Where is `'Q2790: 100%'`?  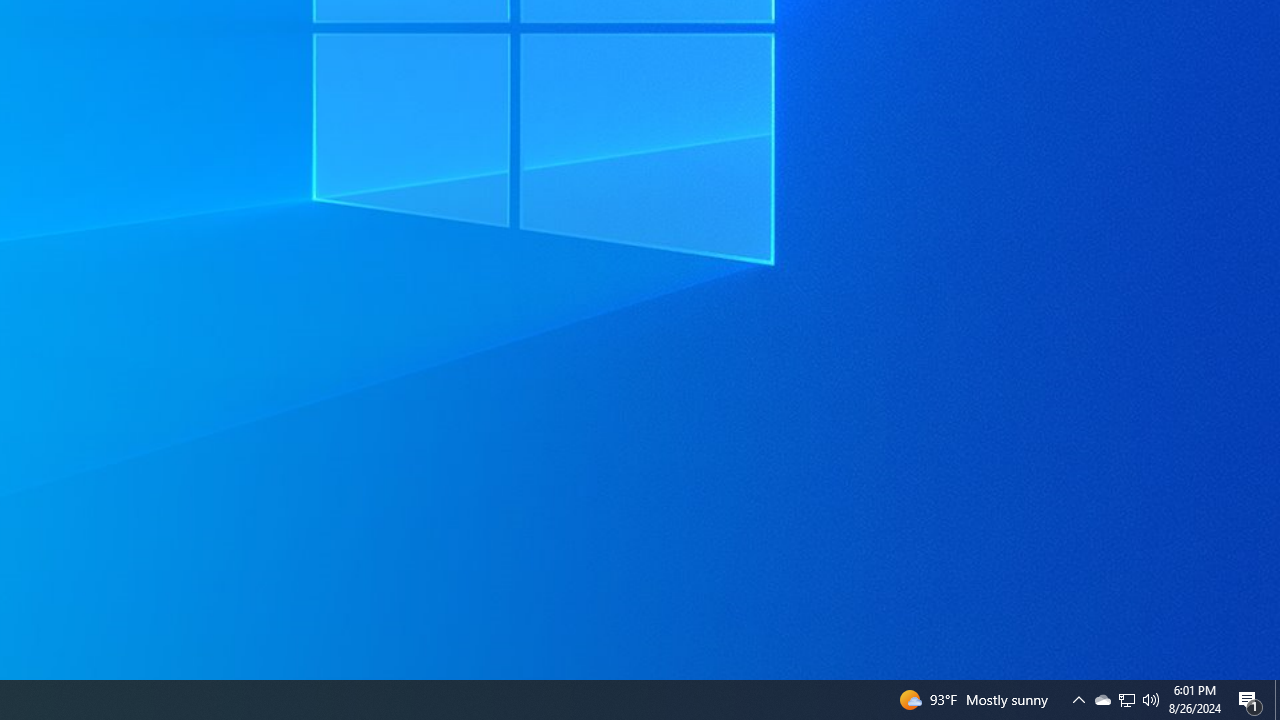
'Q2790: 100%' is located at coordinates (1101, 698).